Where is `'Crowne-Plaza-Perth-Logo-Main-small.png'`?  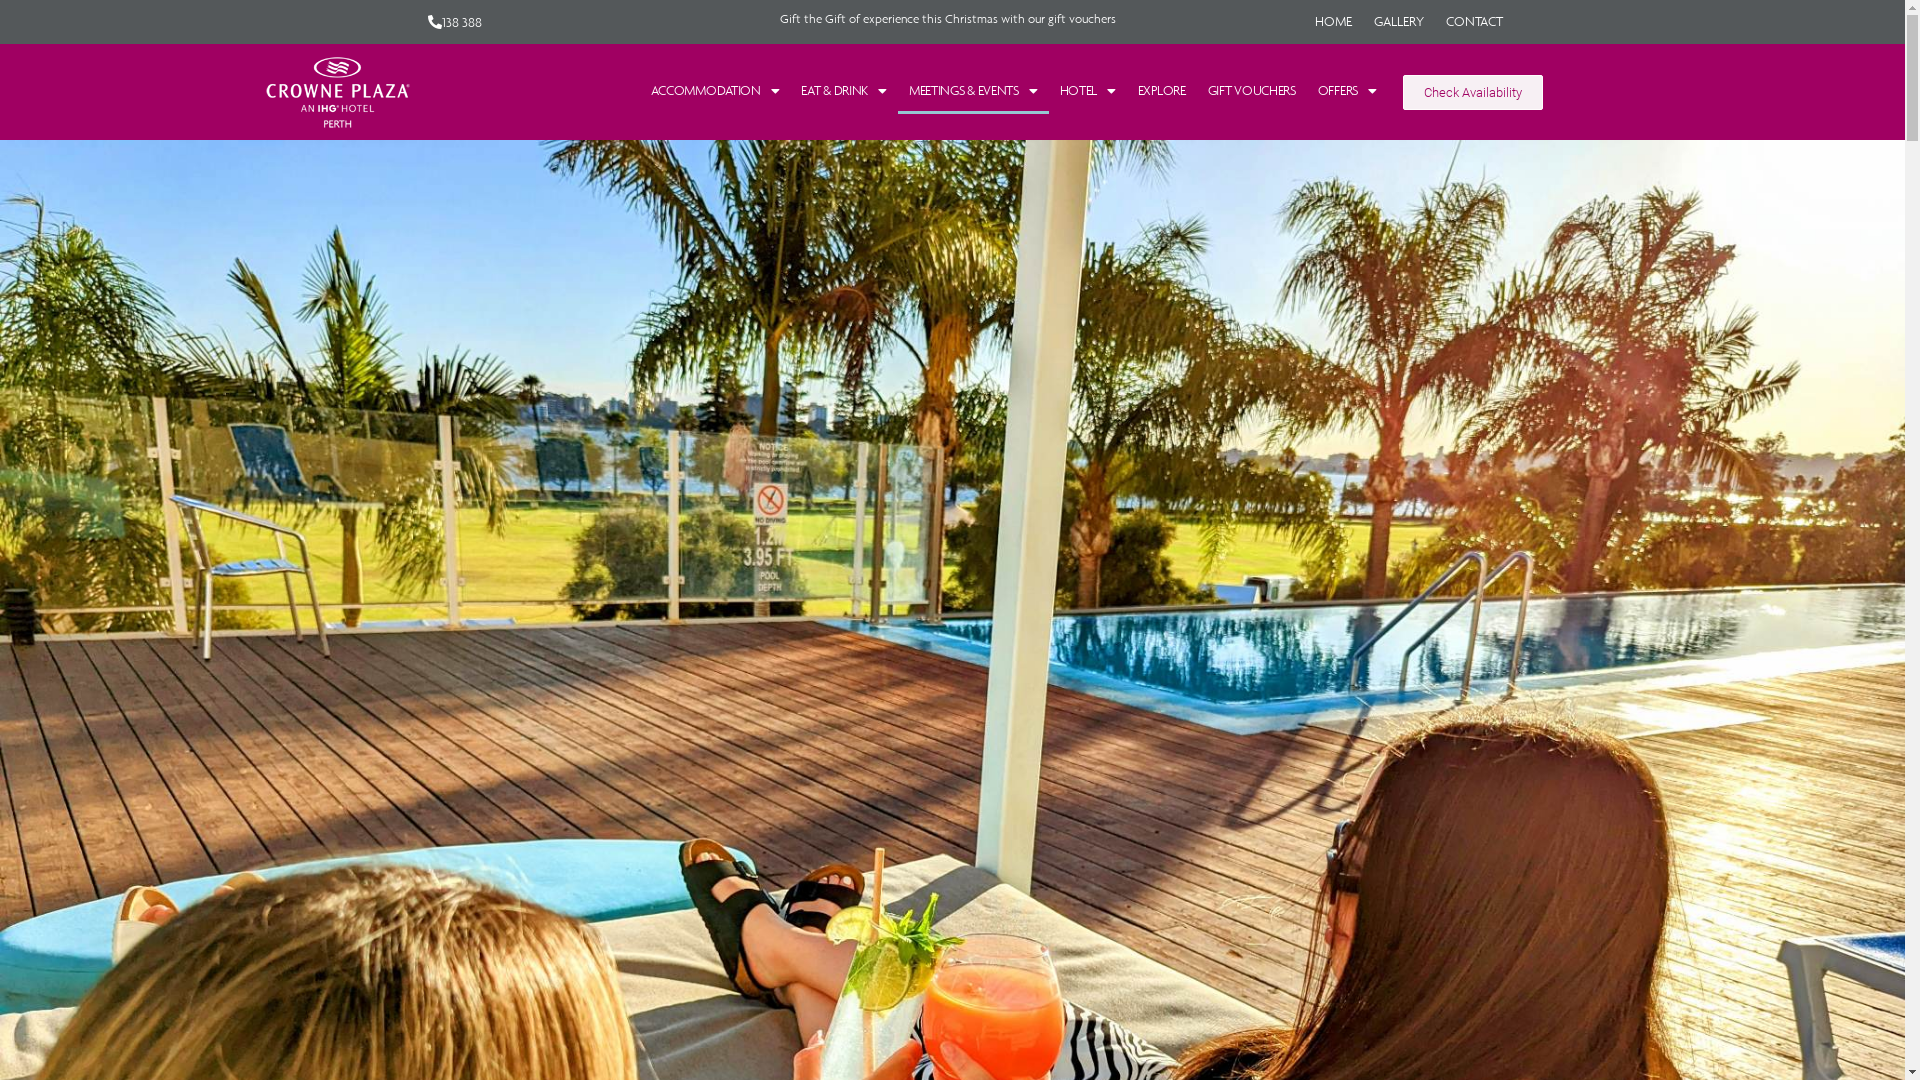
'Crowne-Plaza-Perth-Logo-Main-small.png' is located at coordinates (336, 92).